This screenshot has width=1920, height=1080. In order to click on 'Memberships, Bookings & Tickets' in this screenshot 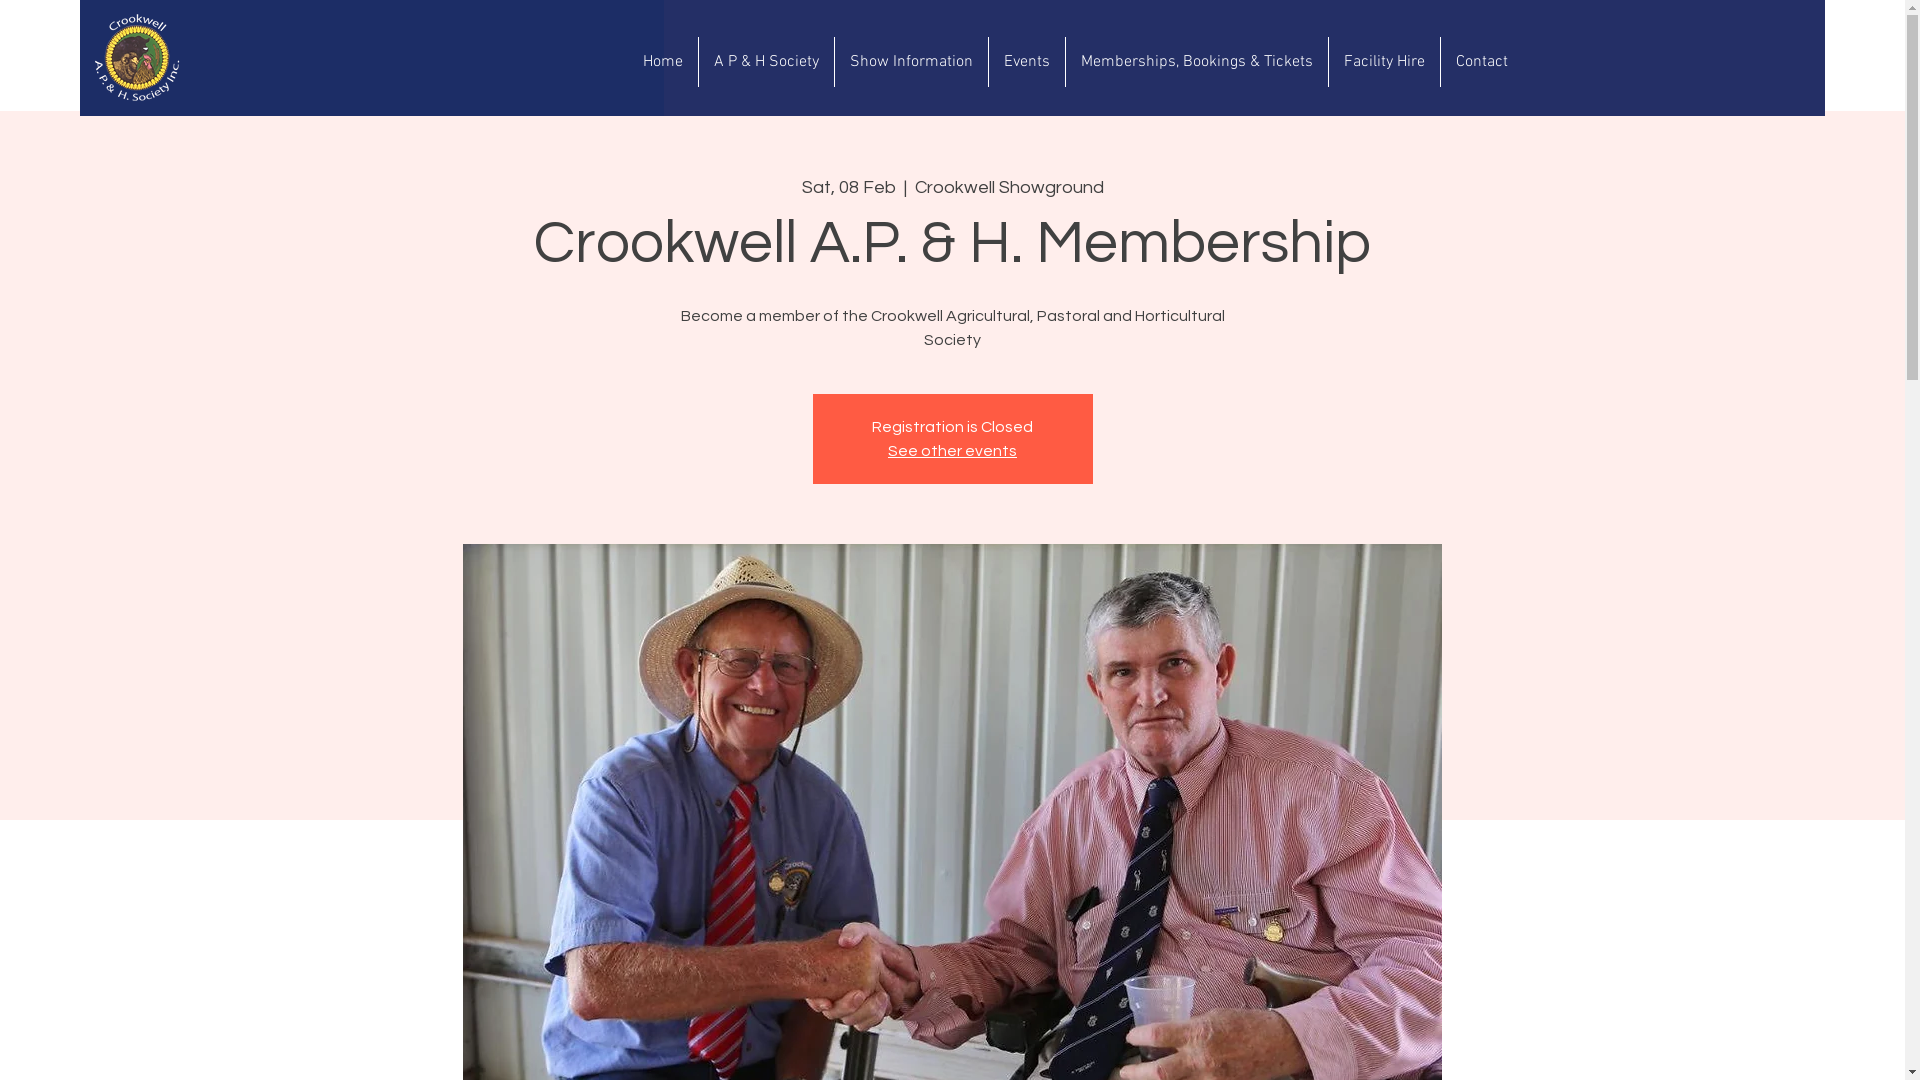, I will do `click(1196, 60)`.